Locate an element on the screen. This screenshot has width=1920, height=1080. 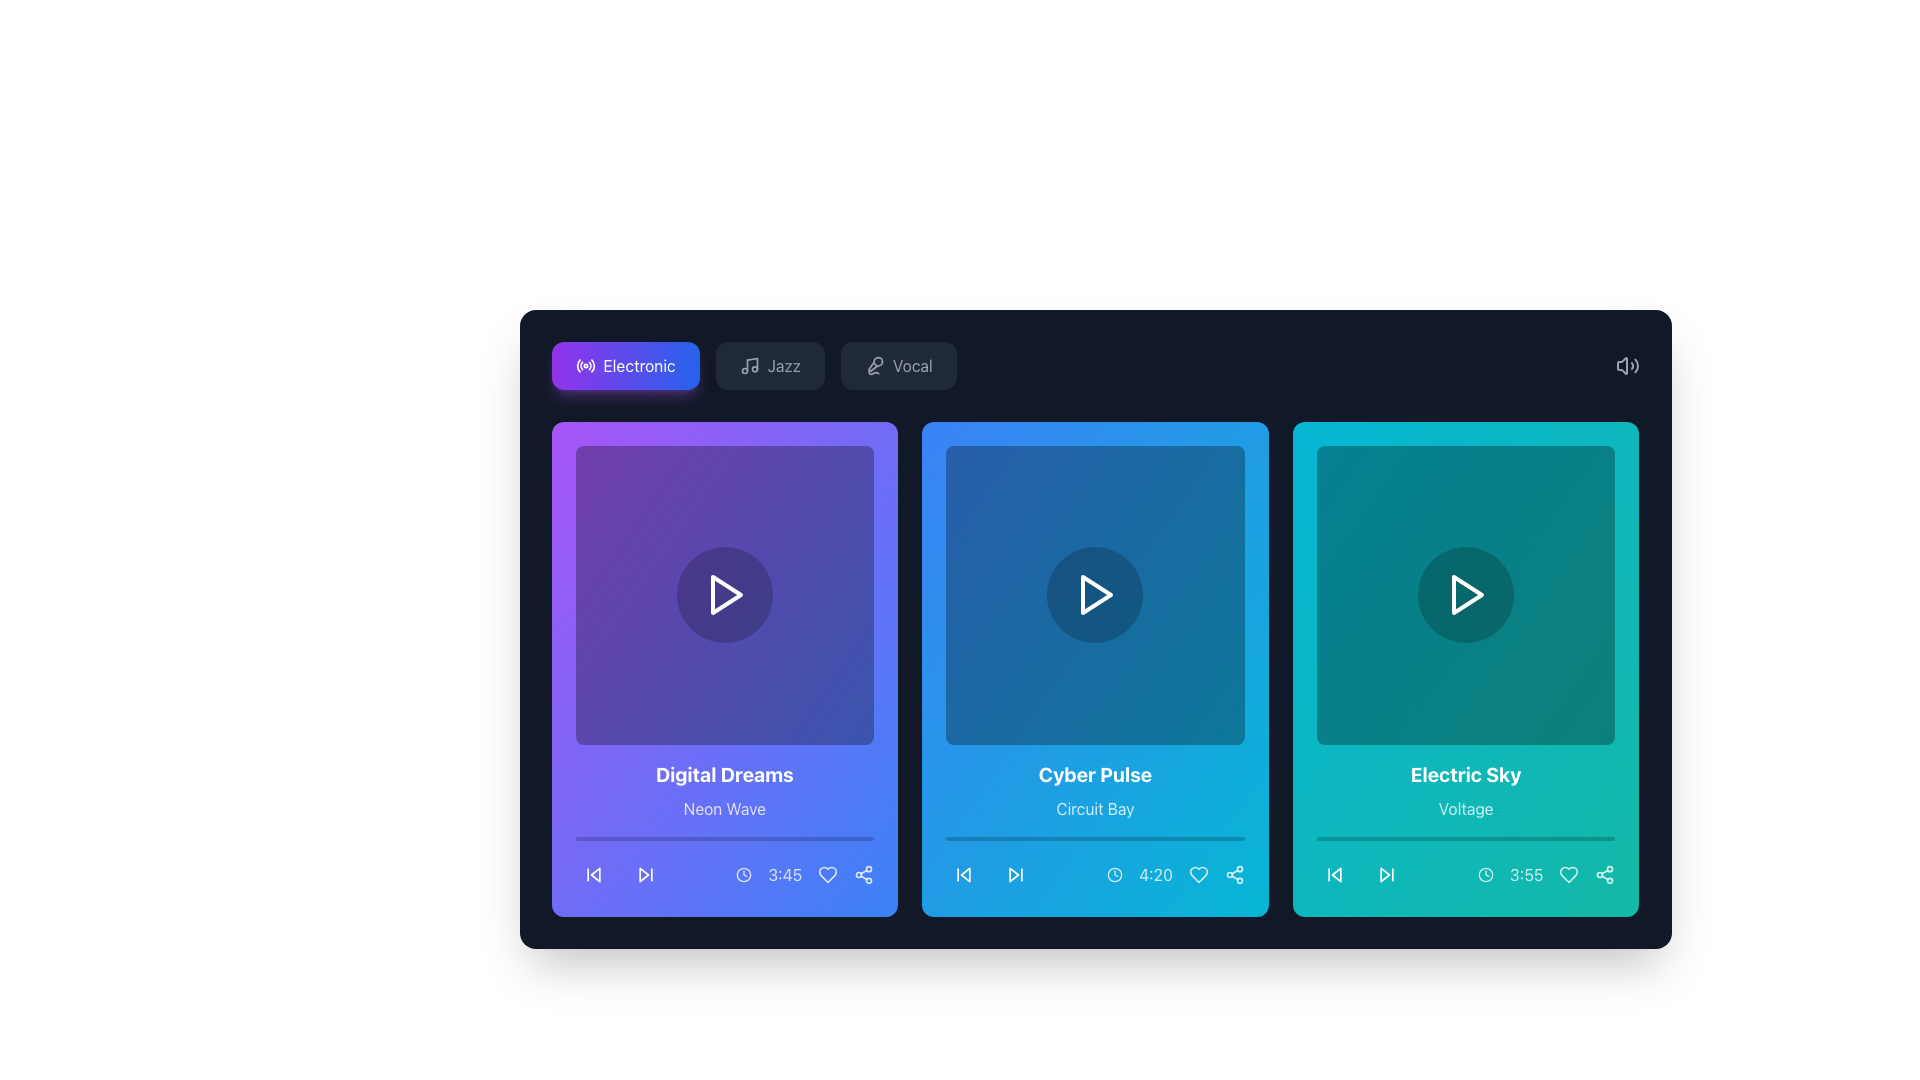
the favorite or like button is located at coordinates (828, 873).